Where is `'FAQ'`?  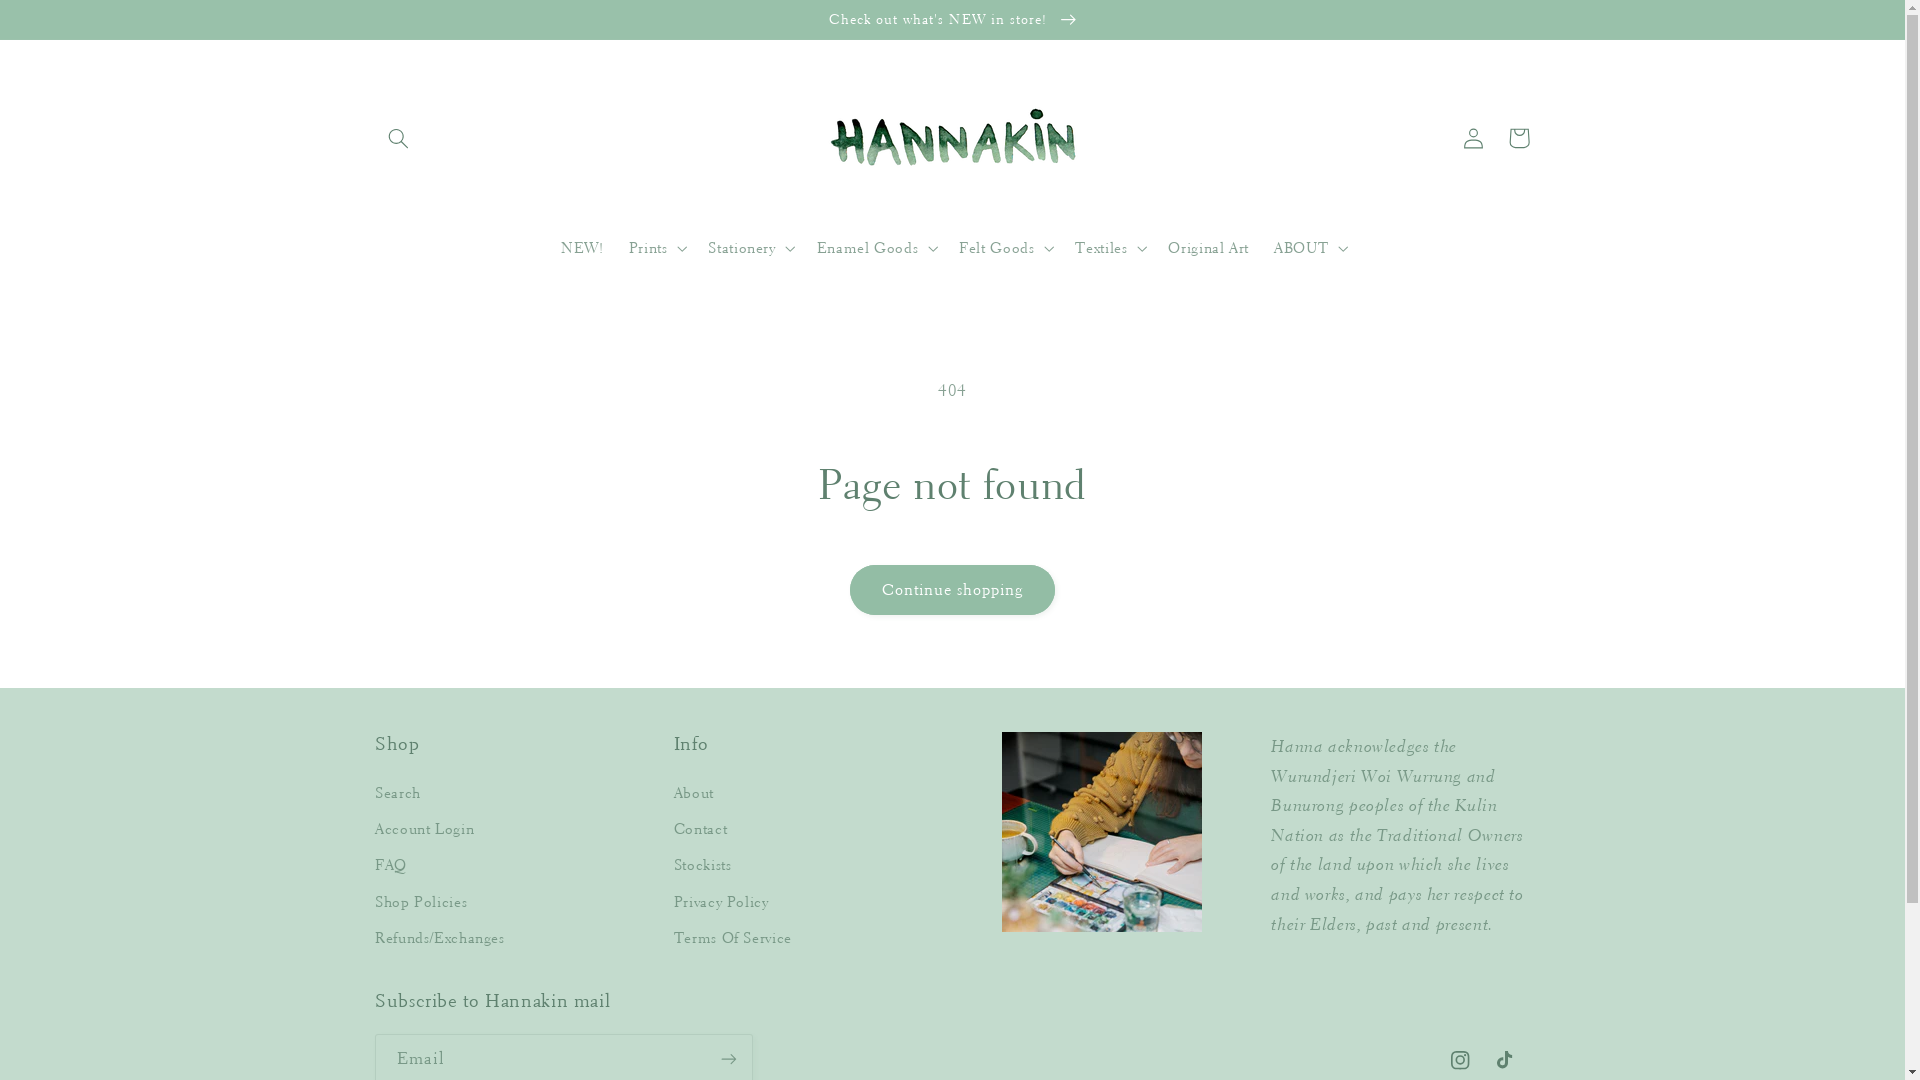 'FAQ' is located at coordinates (390, 865).